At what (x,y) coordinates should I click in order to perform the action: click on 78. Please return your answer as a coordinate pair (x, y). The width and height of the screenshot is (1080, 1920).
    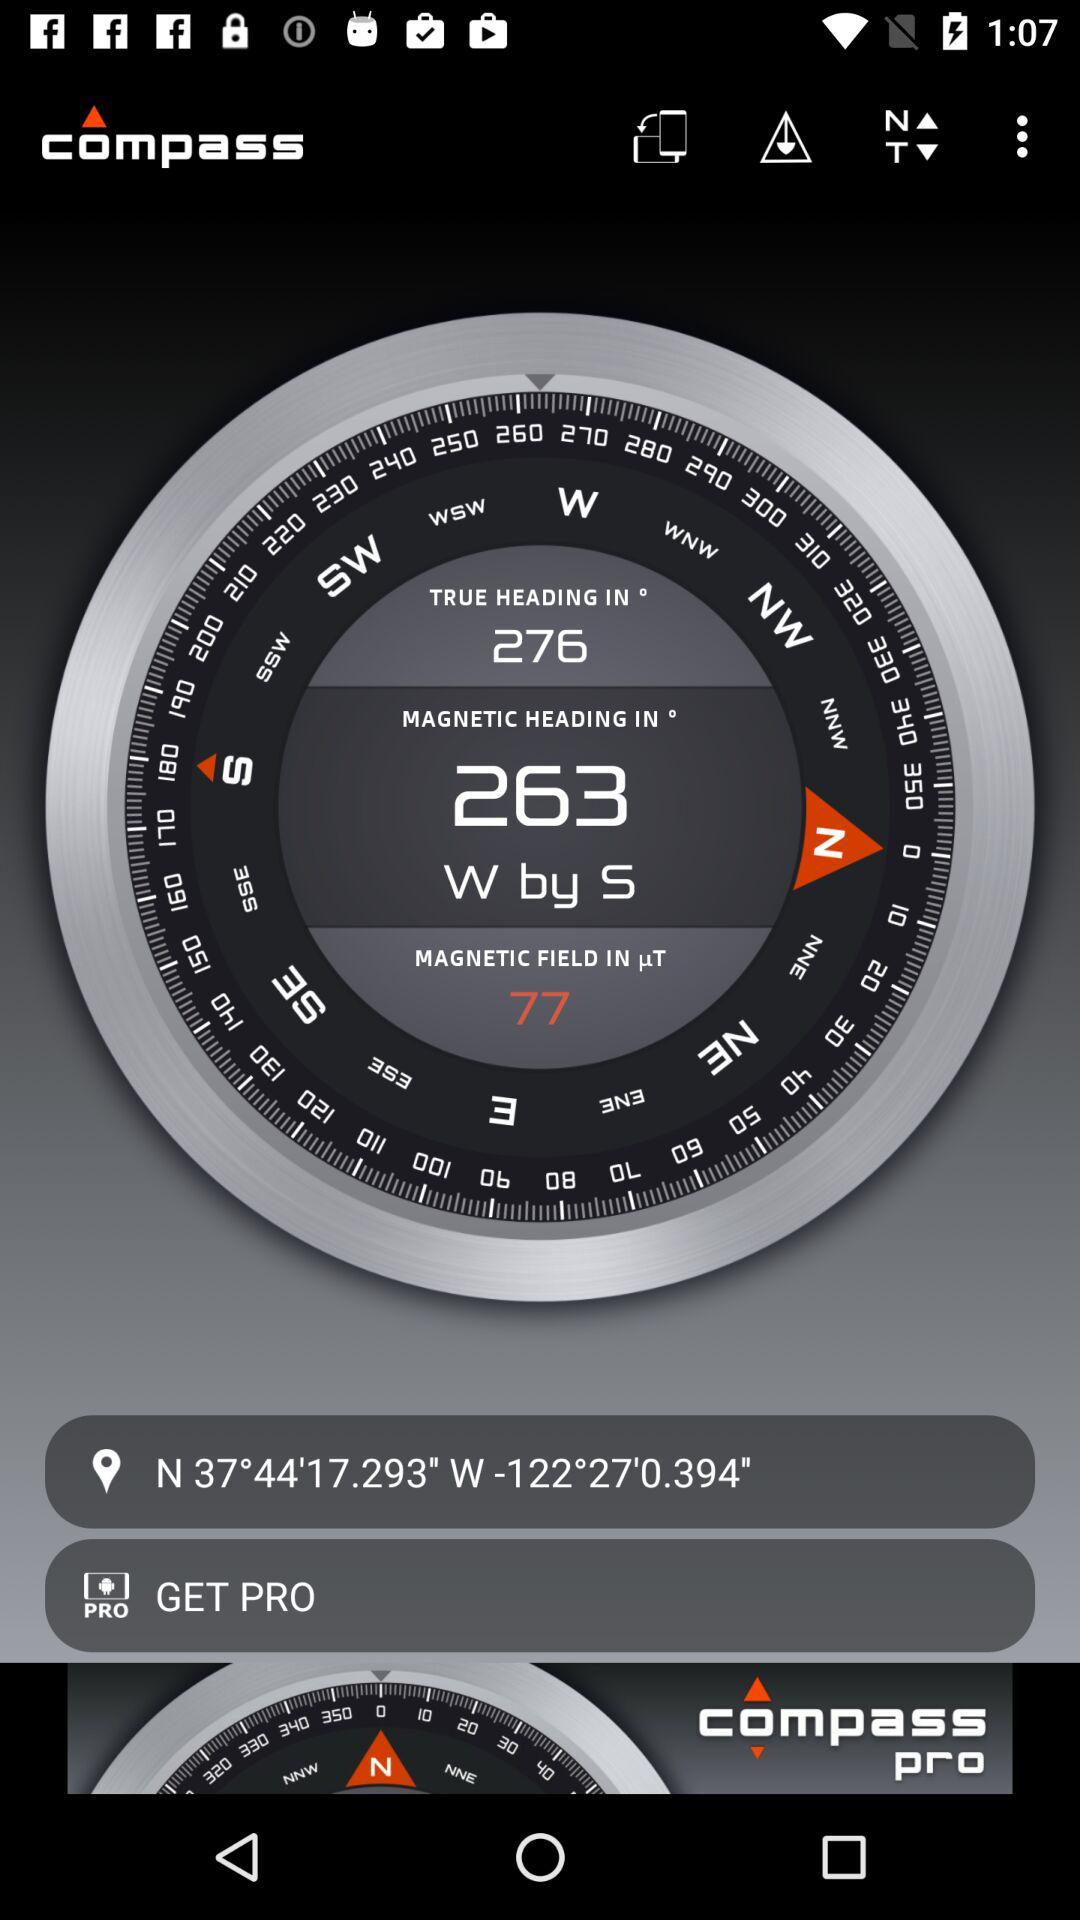
    Looking at the image, I should click on (540, 1008).